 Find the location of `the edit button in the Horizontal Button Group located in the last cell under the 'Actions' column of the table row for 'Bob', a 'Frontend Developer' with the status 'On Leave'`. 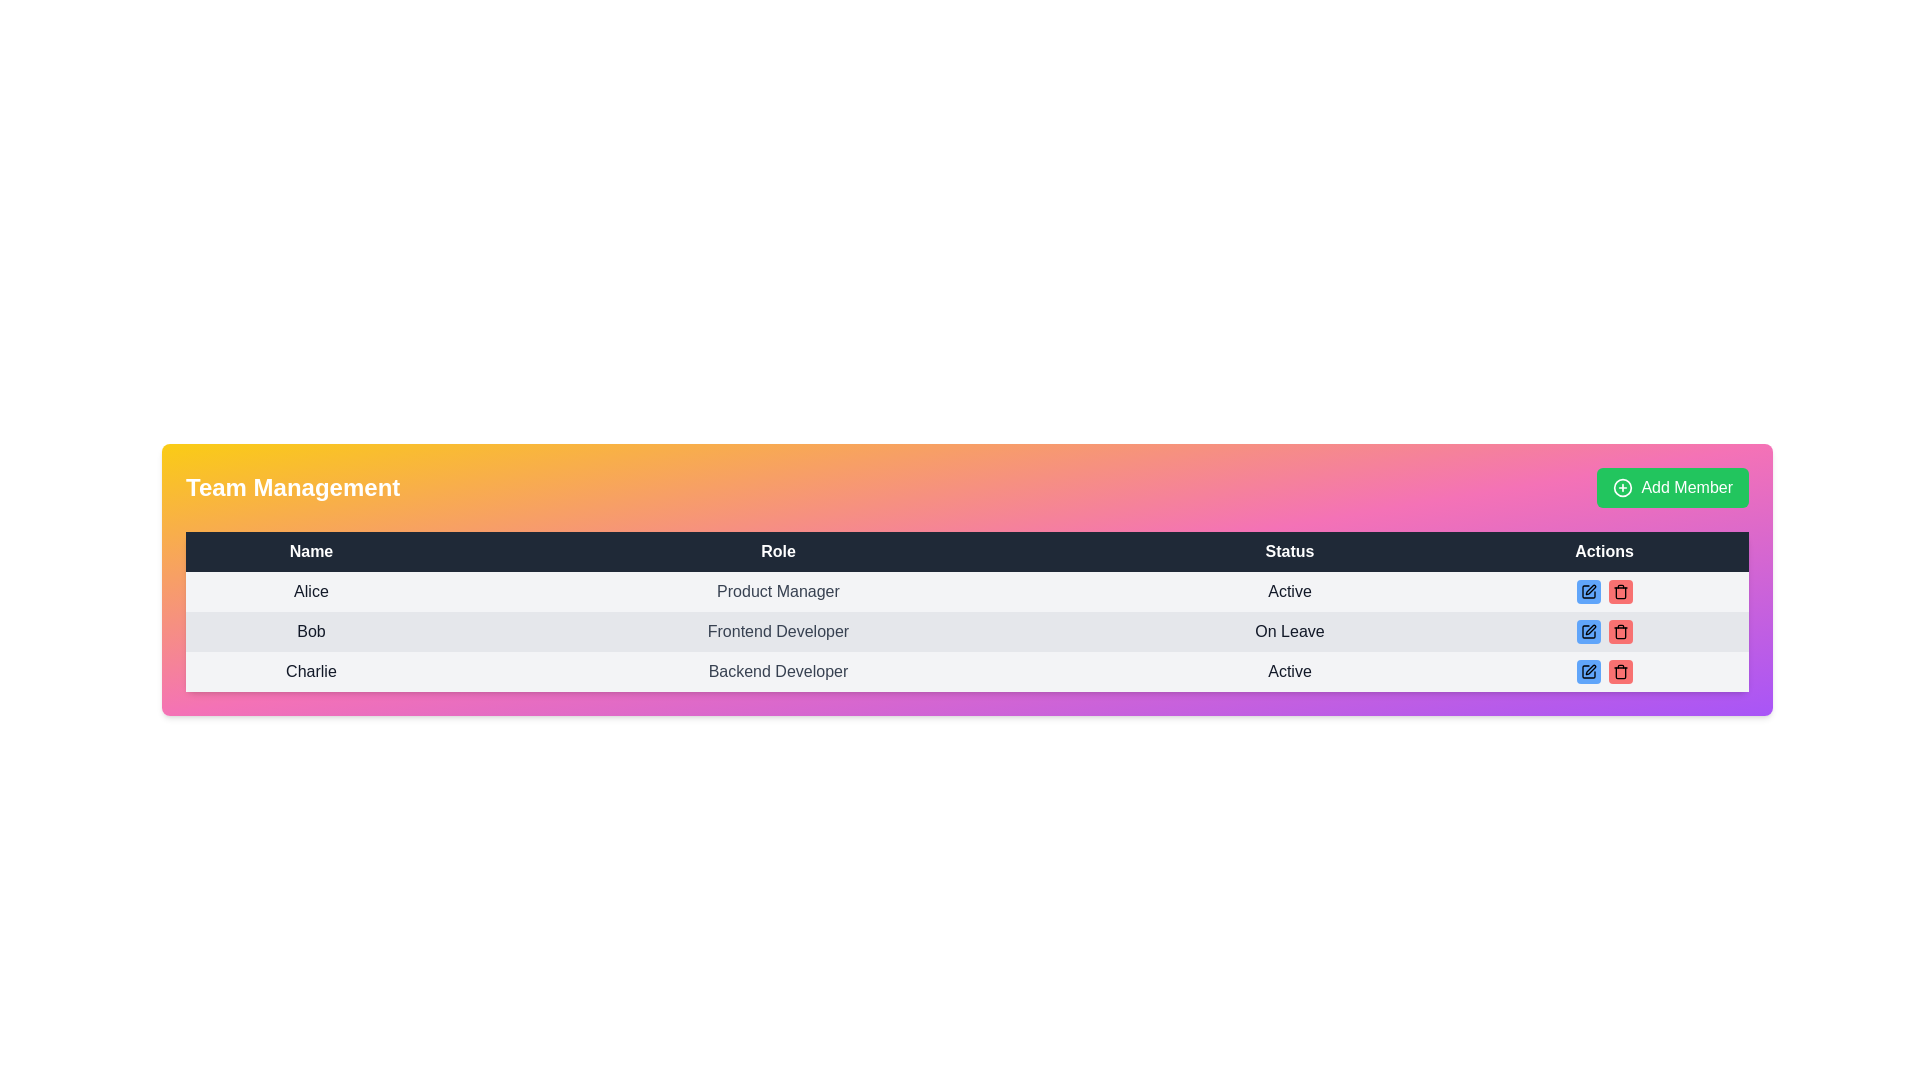

the edit button in the Horizontal Button Group located in the last cell under the 'Actions' column of the table row for 'Bob', a 'Frontend Developer' with the status 'On Leave' is located at coordinates (1604, 632).